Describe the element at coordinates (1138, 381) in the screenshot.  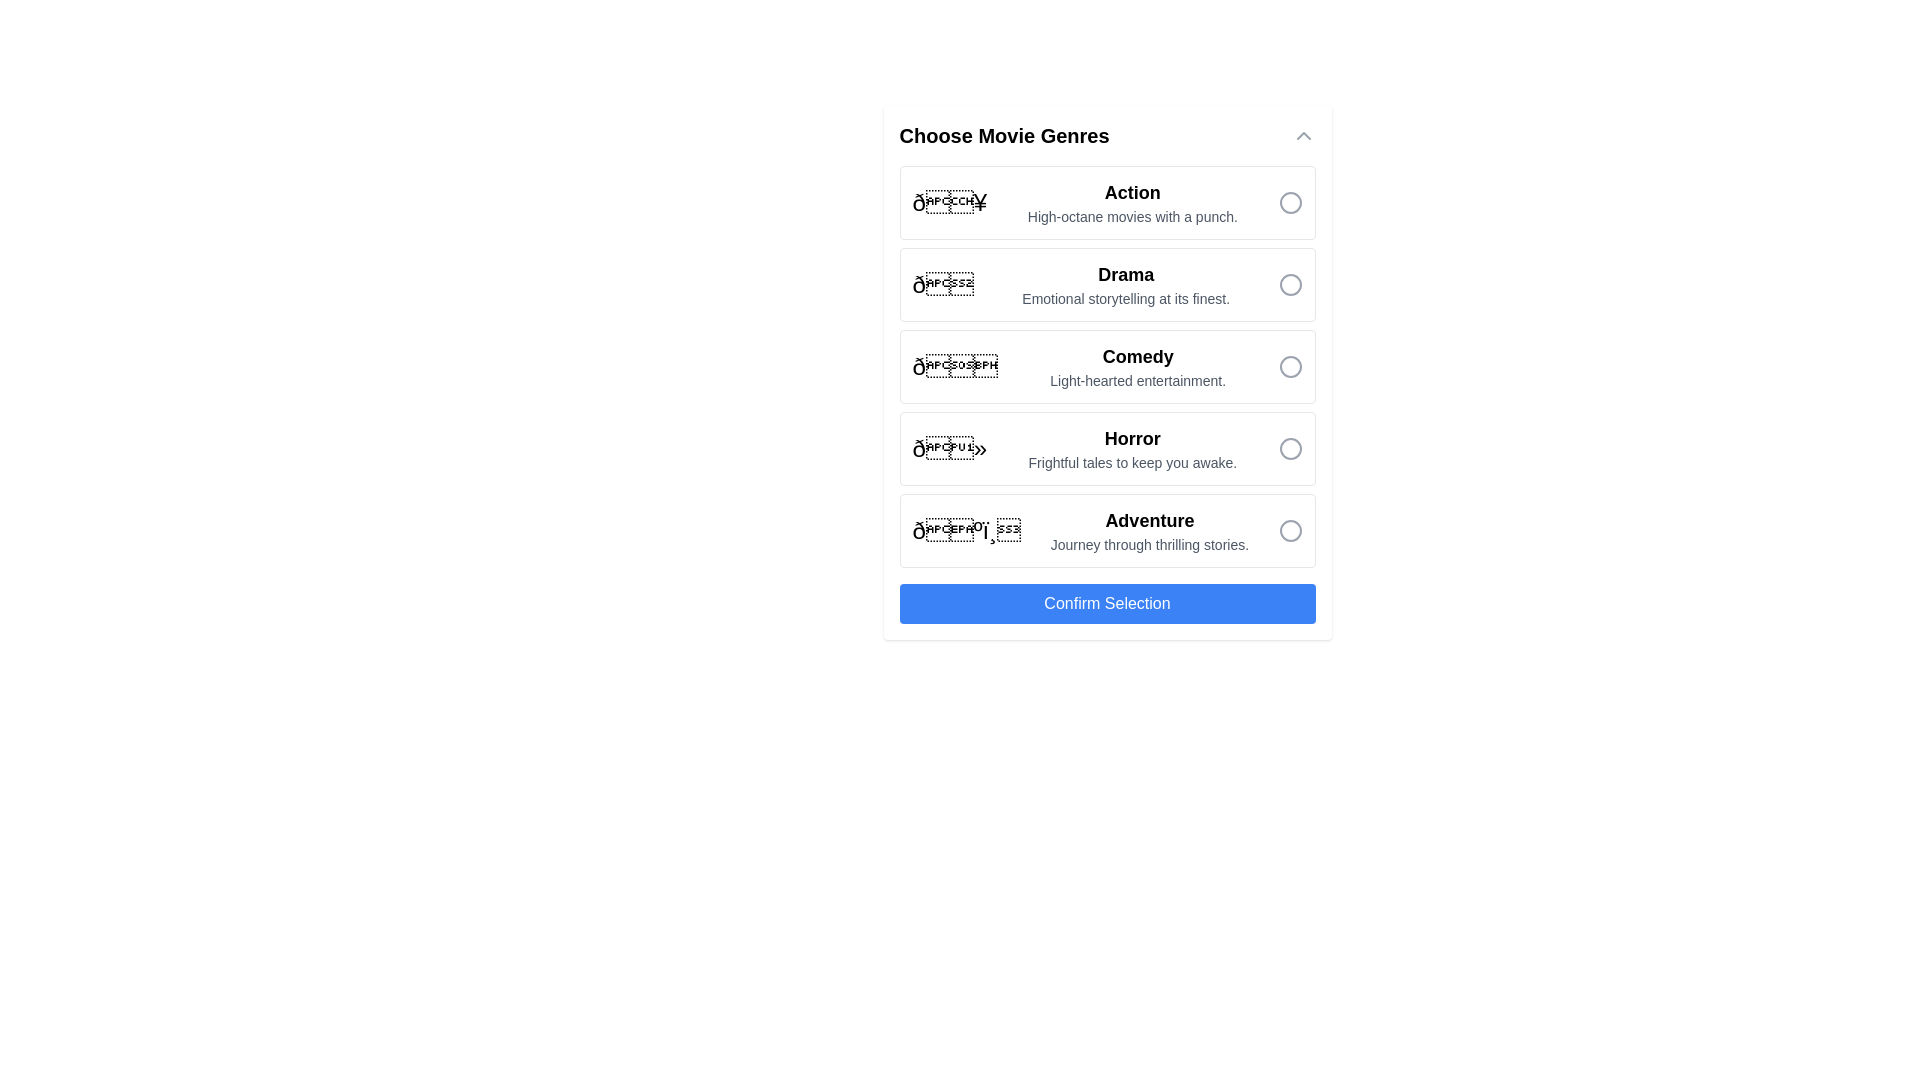
I see `the text element that states 'Light-hearted entertainment.' located below the 'Comedy' title in the 'Choose Movie Genres' selection panel` at that location.